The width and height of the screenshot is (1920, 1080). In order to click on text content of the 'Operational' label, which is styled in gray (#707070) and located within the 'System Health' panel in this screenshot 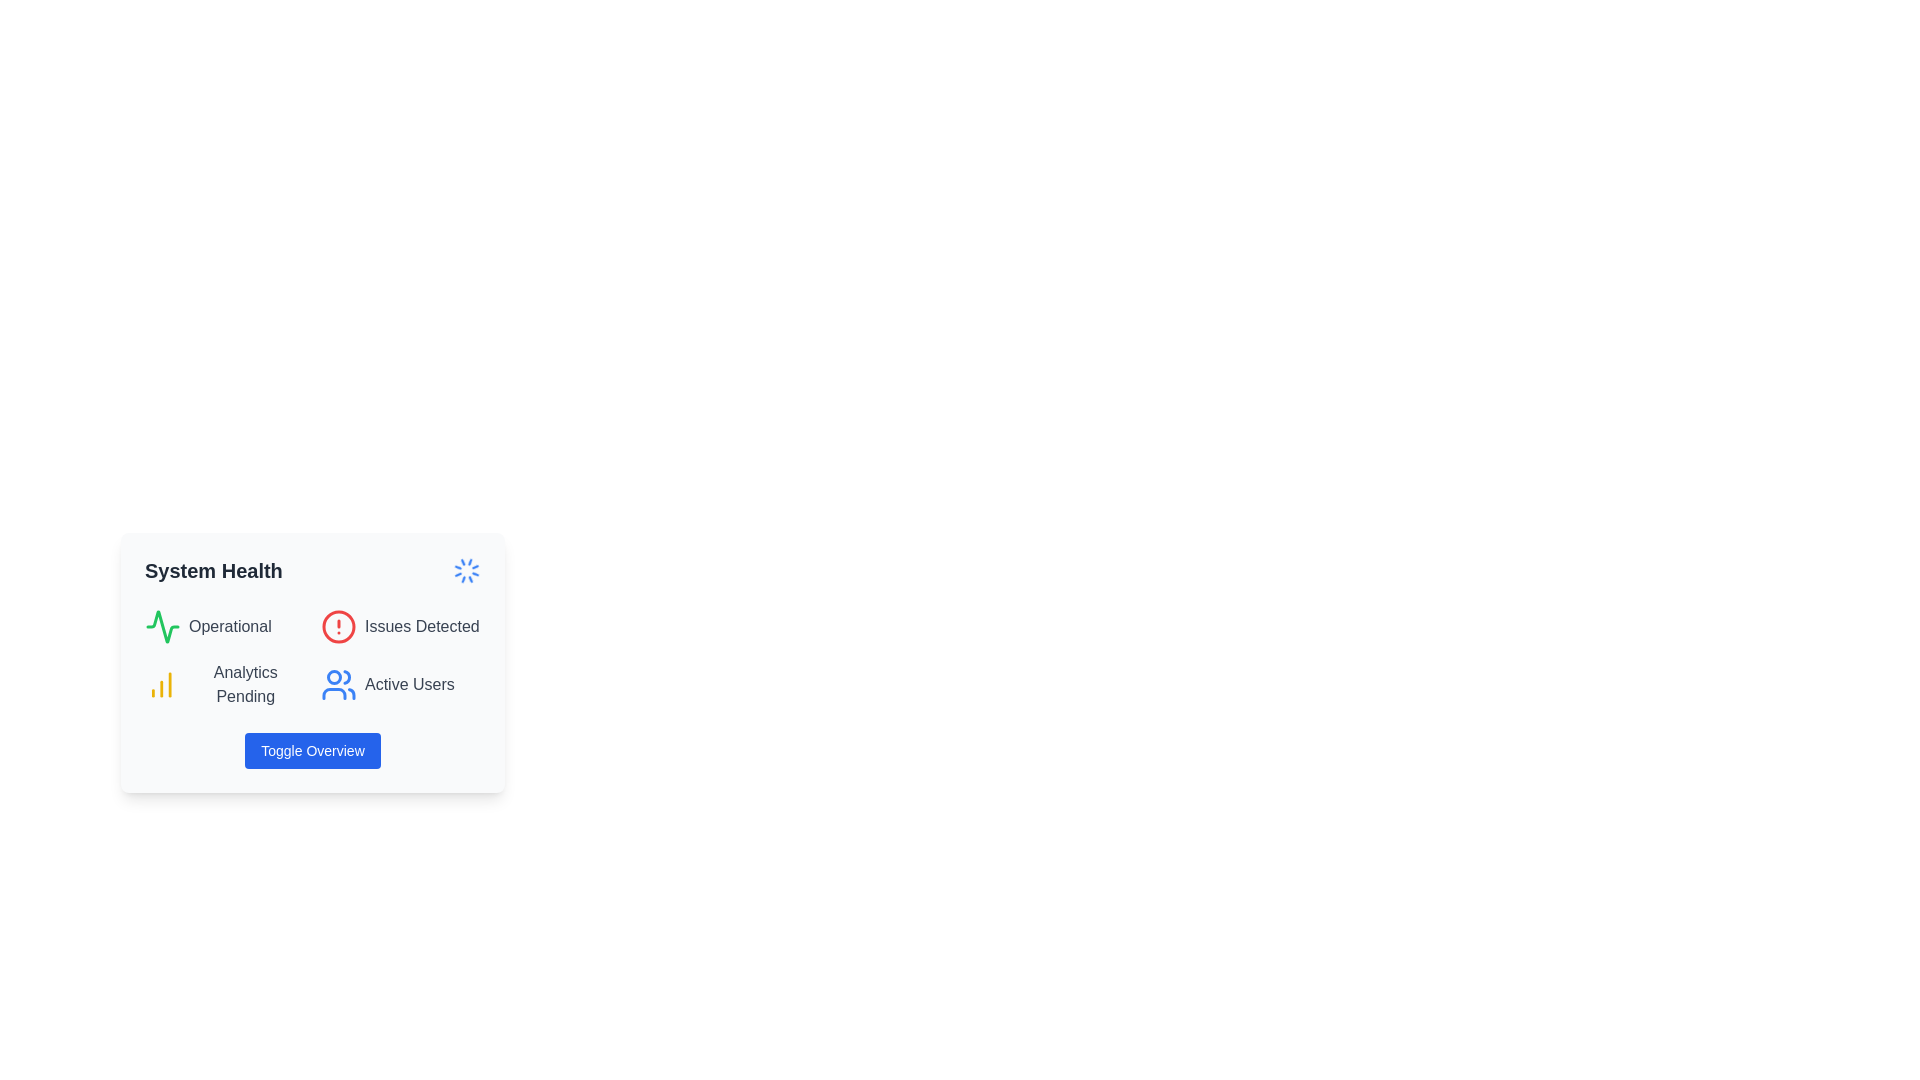, I will do `click(230, 626)`.